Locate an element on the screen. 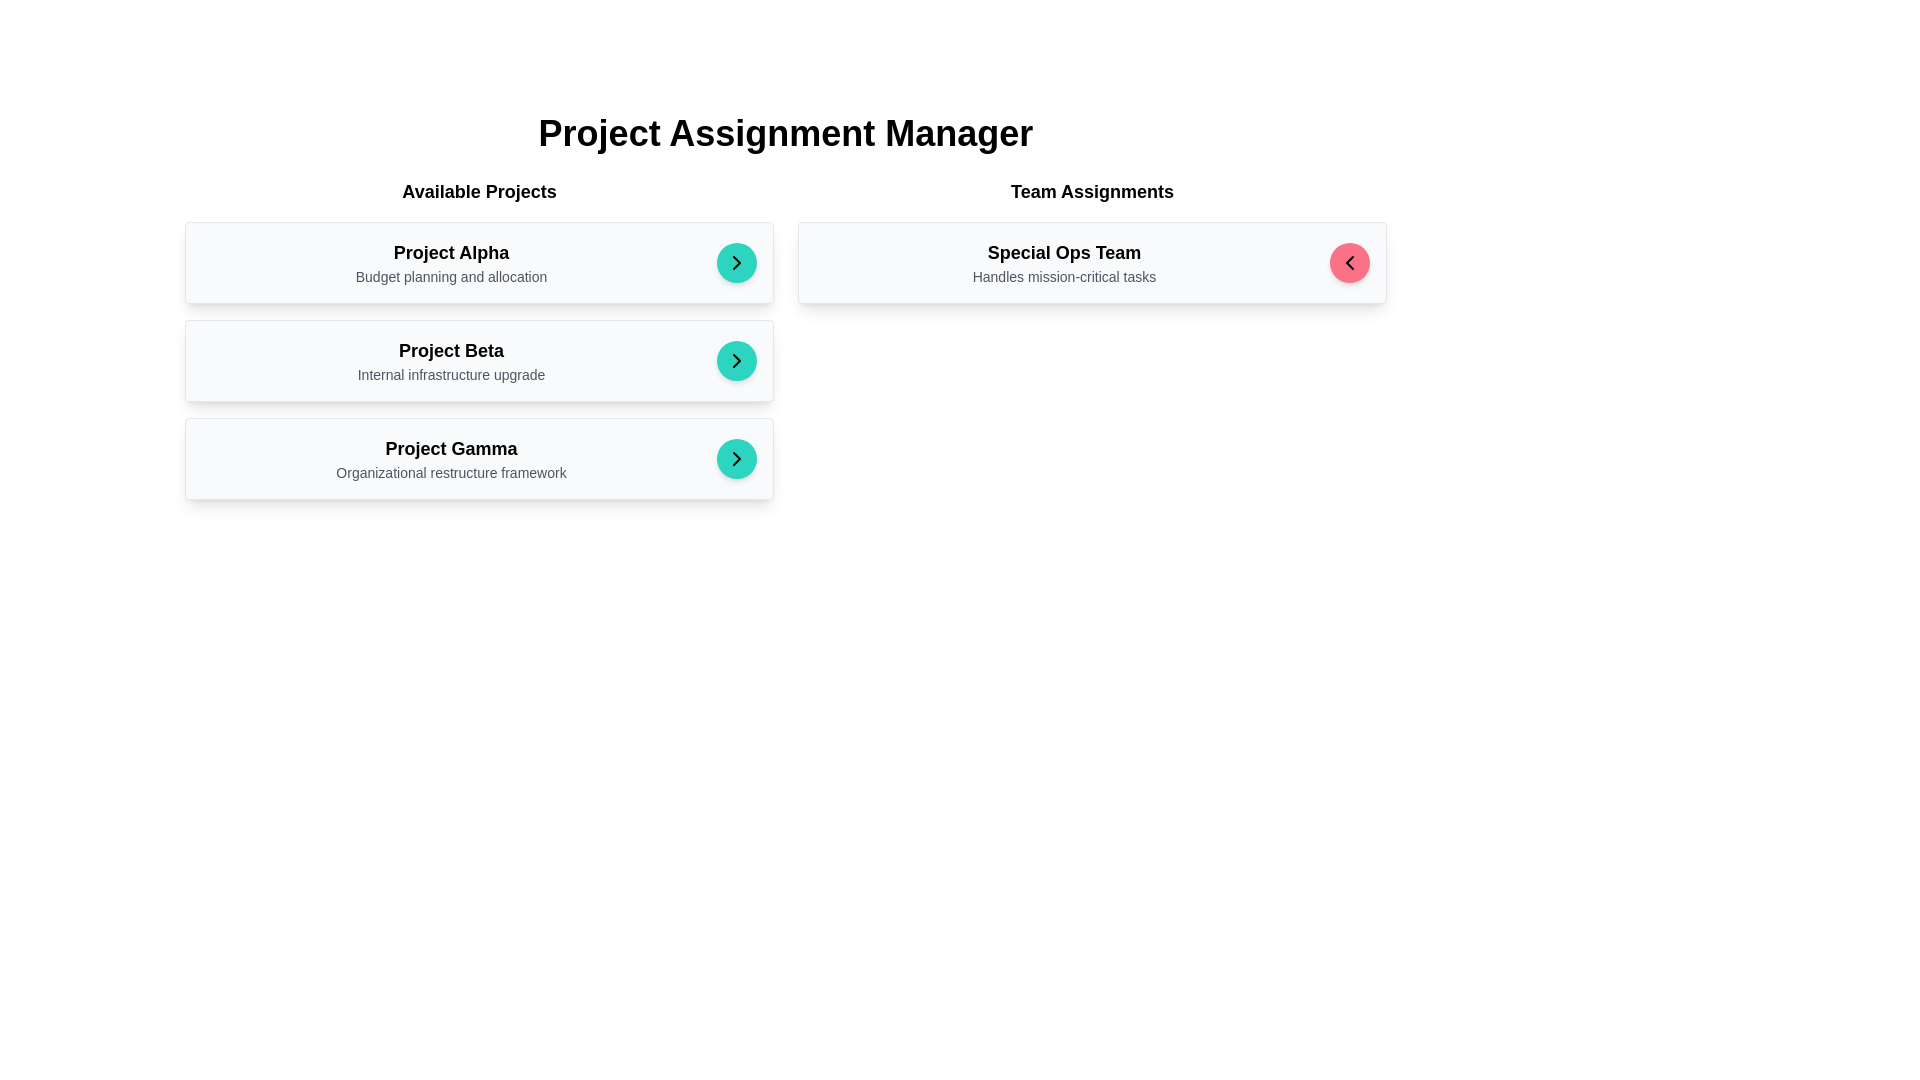  the circular red-pink button with a leftward-pointing chevron icon, located at the far right of the 'Special Ops Team' card is located at coordinates (1349, 261).